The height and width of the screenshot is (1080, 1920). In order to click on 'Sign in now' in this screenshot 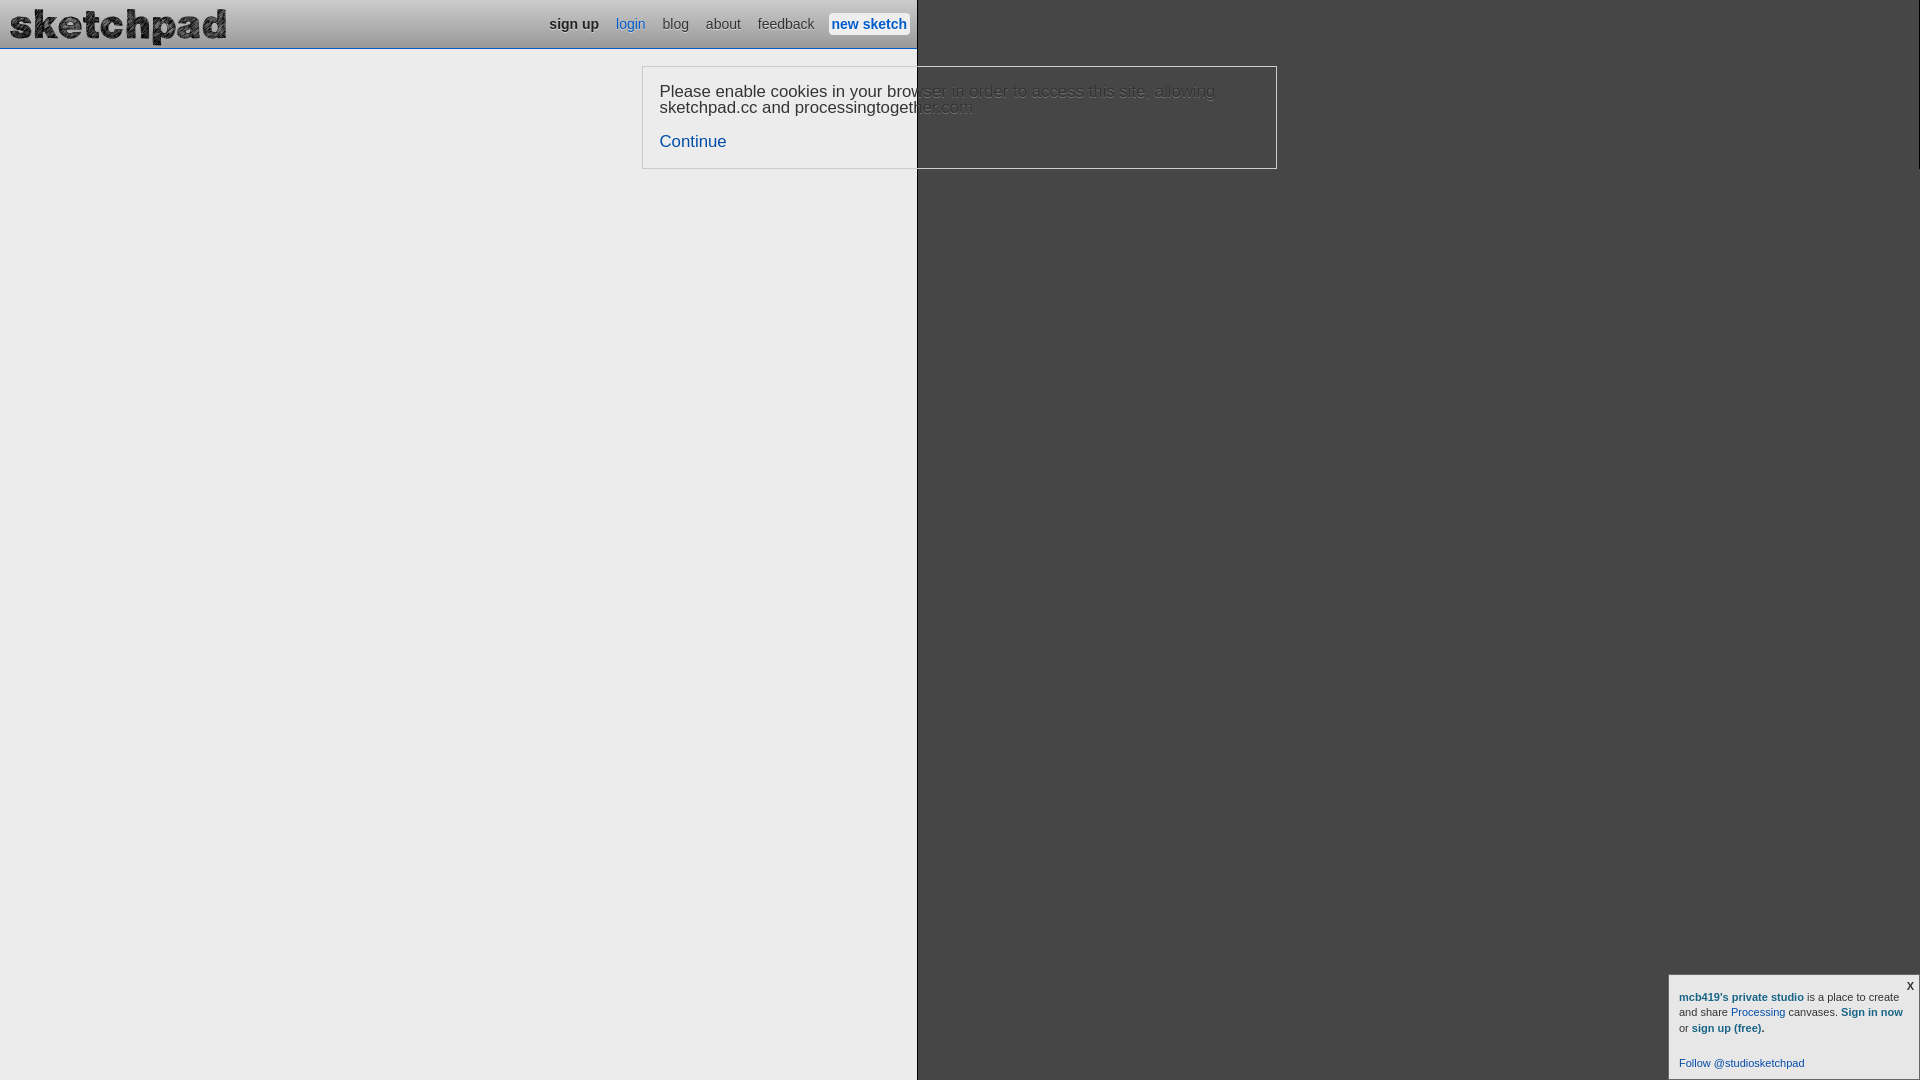, I will do `click(1840, 1011)`.